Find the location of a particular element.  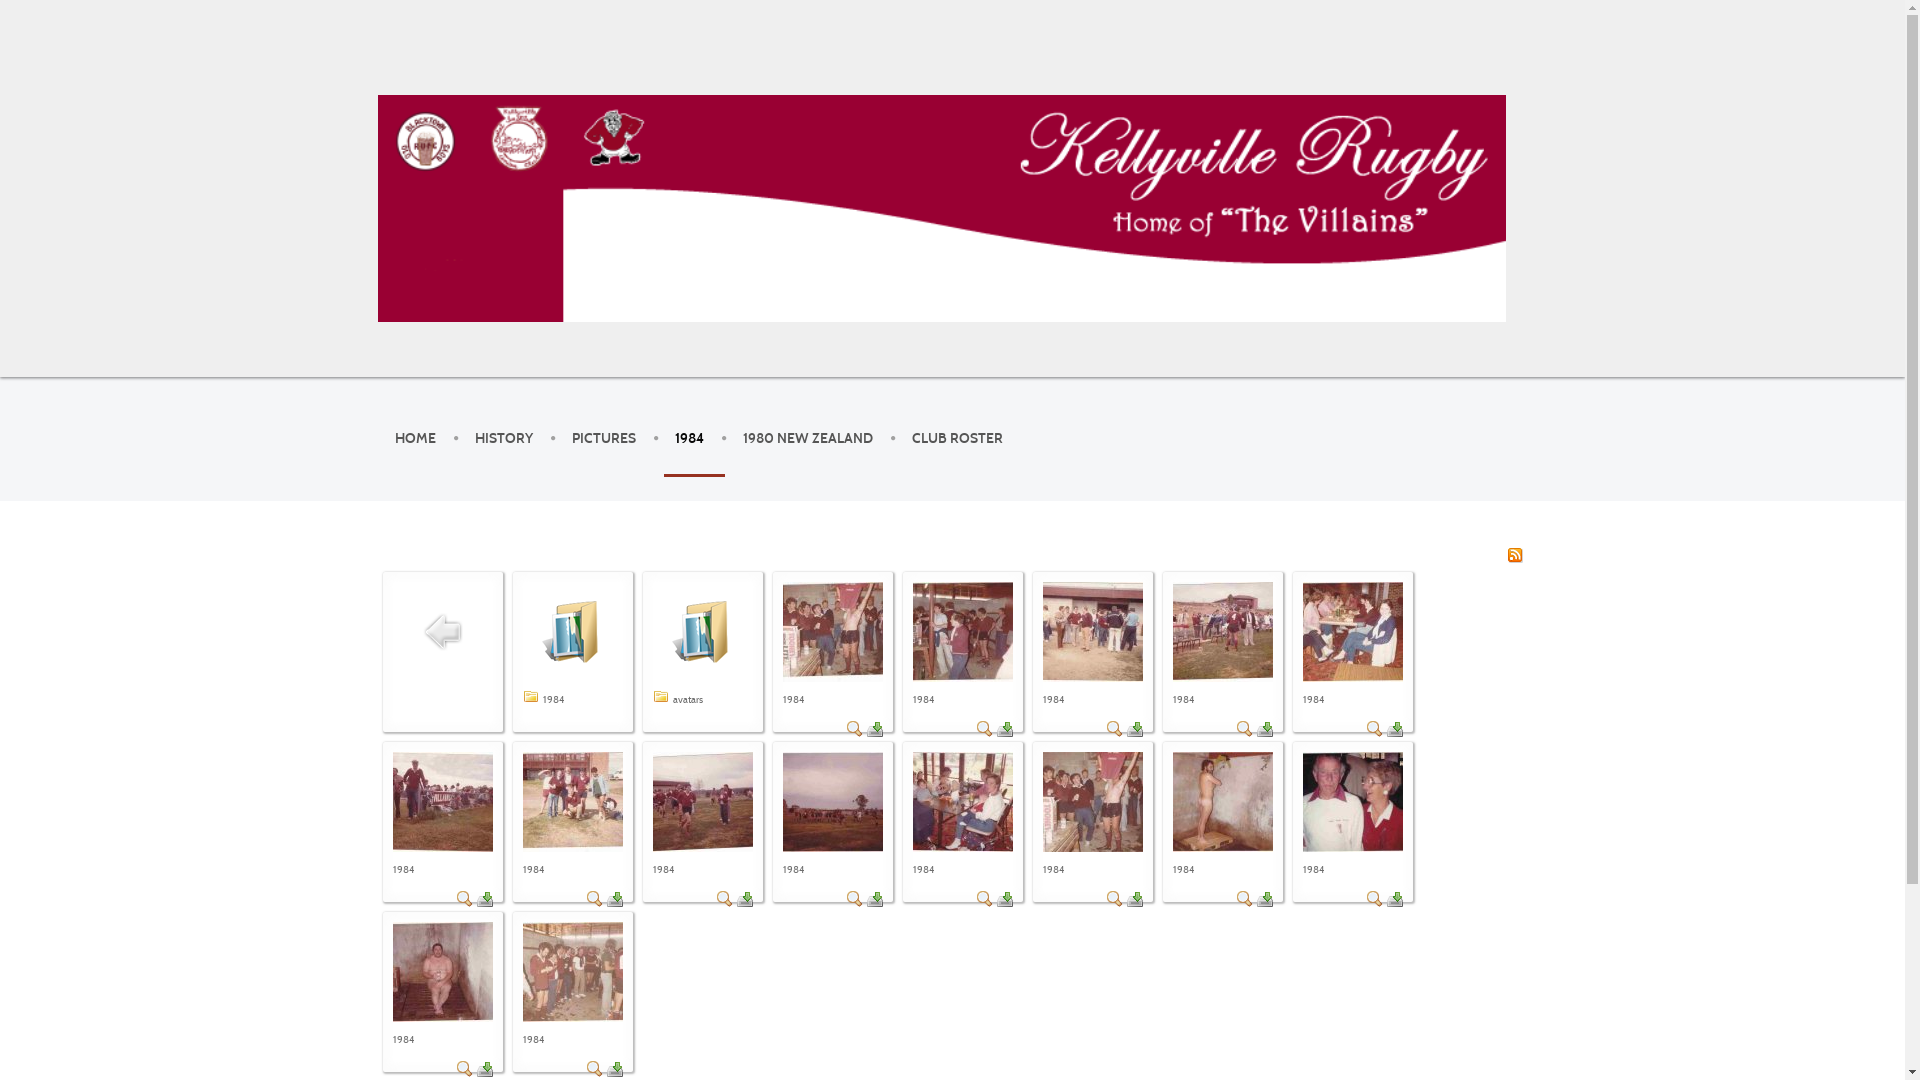

'Detail' is located at coordinates (593, 896).